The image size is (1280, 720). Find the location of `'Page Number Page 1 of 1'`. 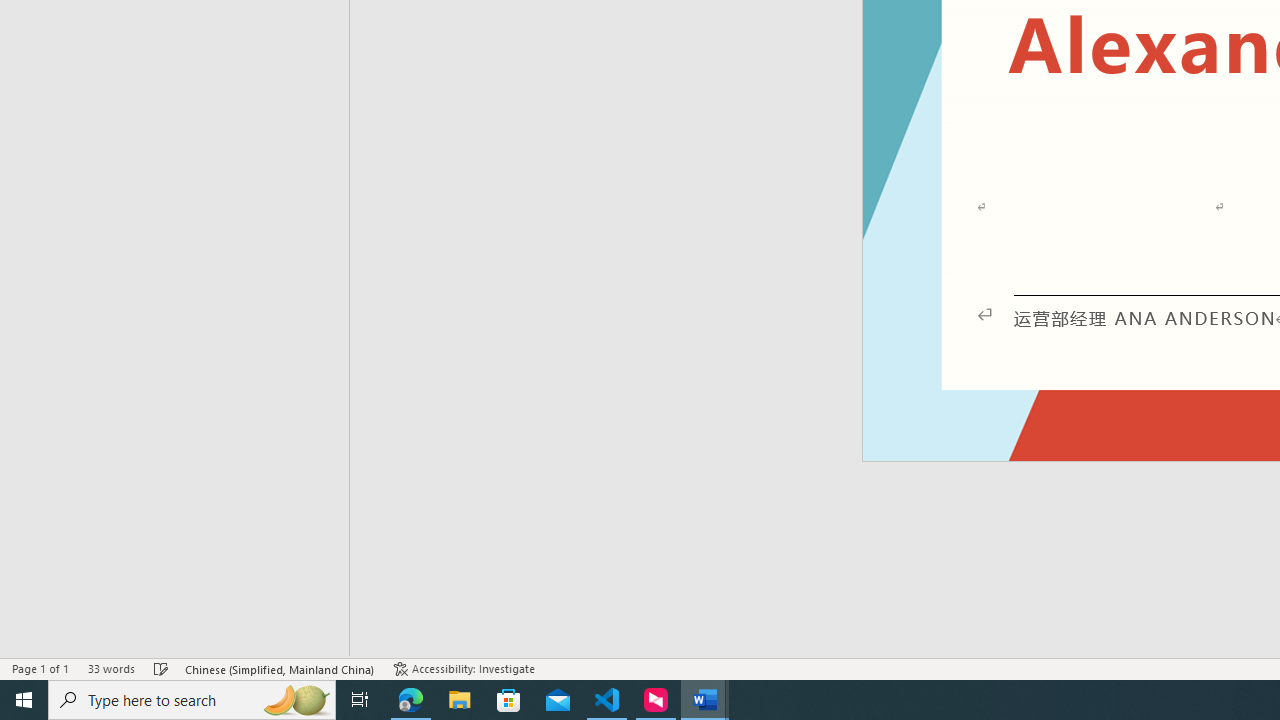

'Page Number Page 1 of 1' is located at coordinates (40, 669).